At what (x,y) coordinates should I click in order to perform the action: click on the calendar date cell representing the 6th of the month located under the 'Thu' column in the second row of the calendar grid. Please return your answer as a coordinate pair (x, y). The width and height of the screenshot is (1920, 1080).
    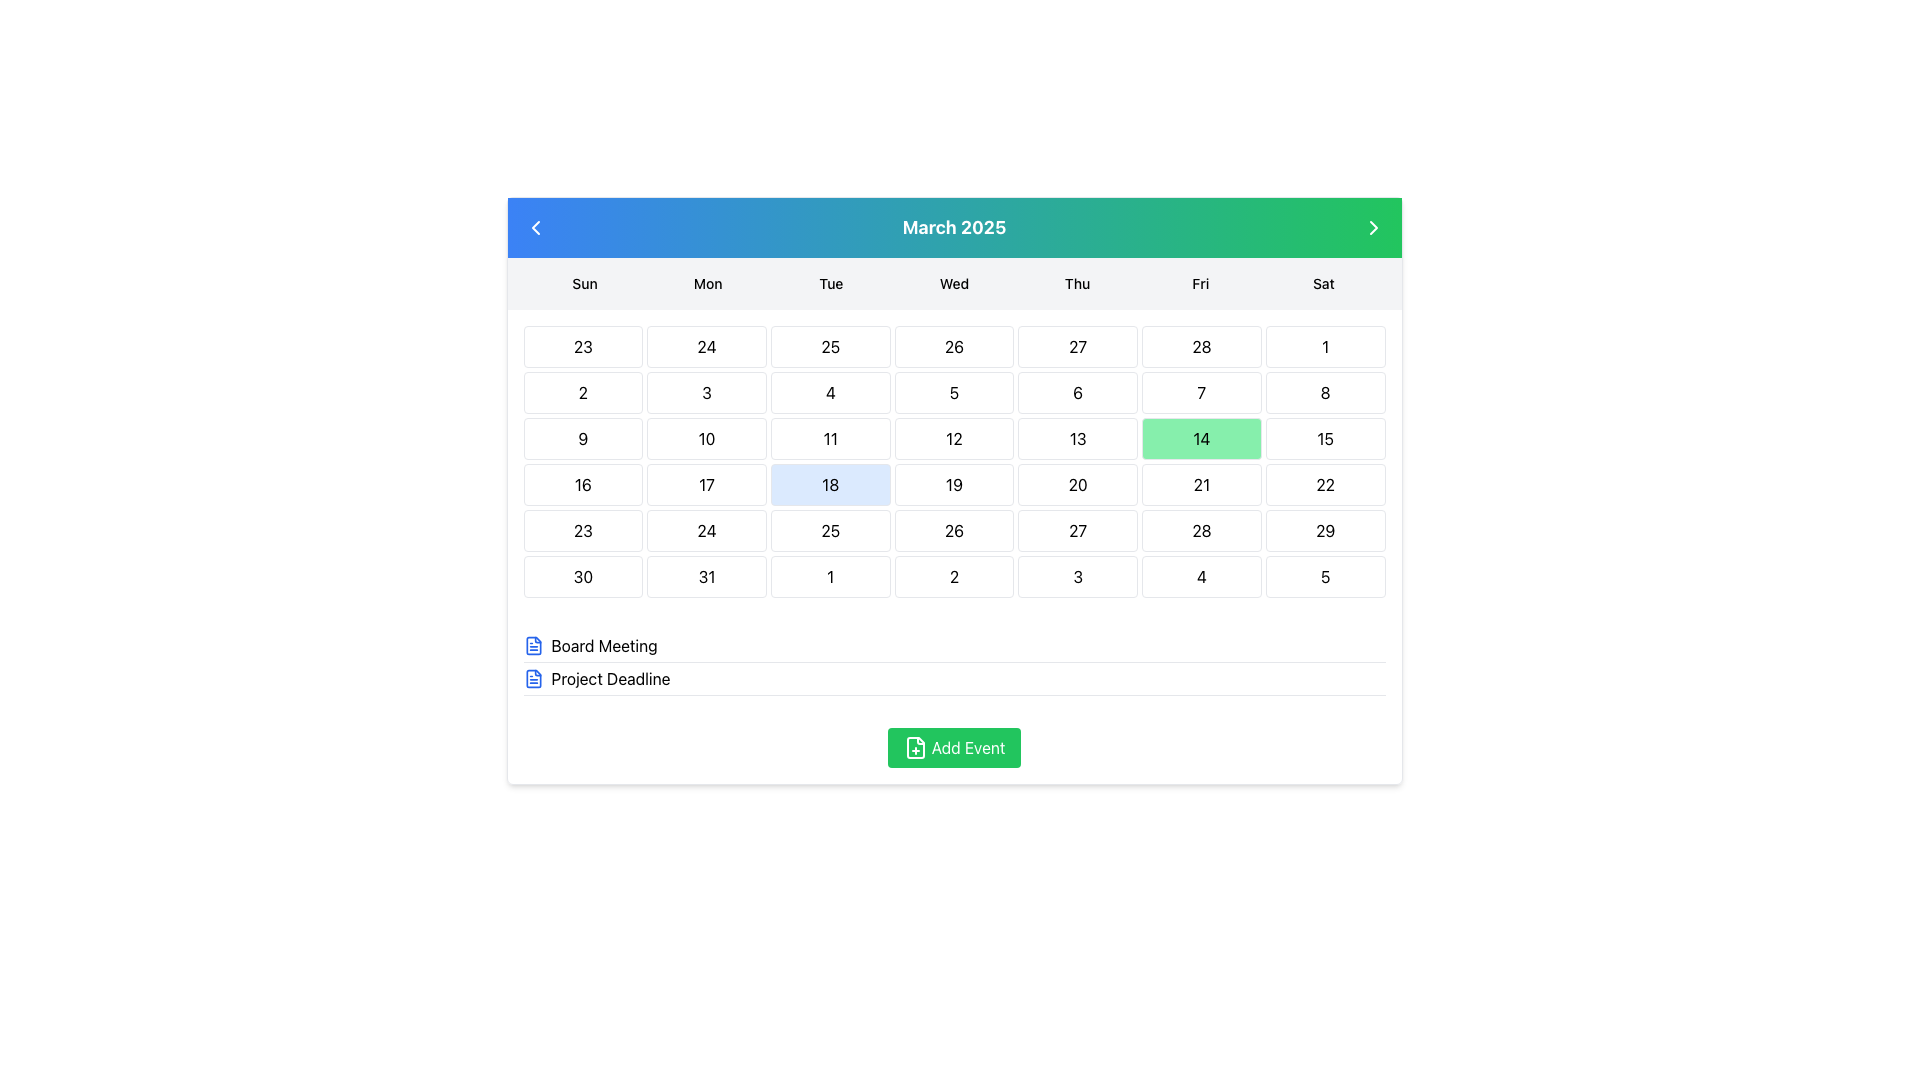
    Looking at the image, I should click on (1077, 393).